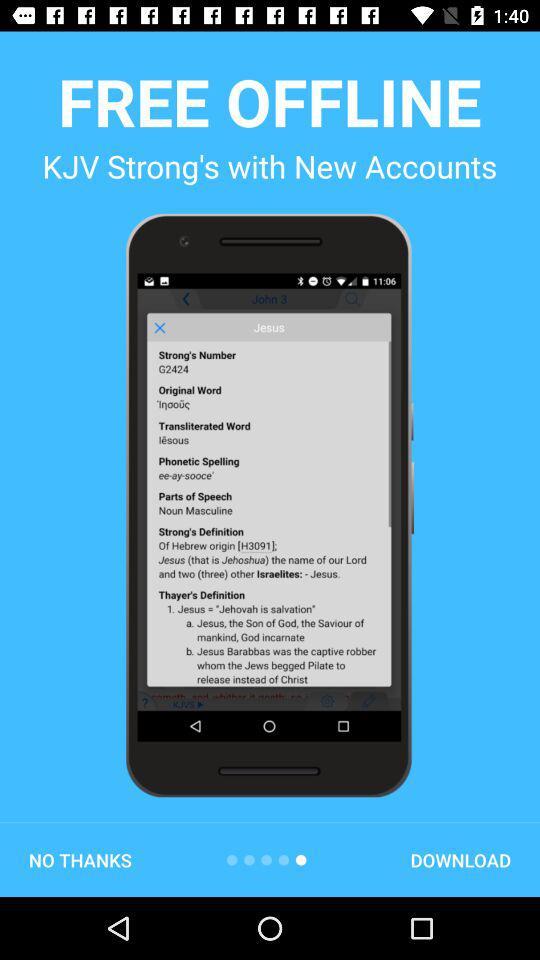 The height and width of the screenshot is (960, 540). I want to click on free offline app, so click(269, 101).